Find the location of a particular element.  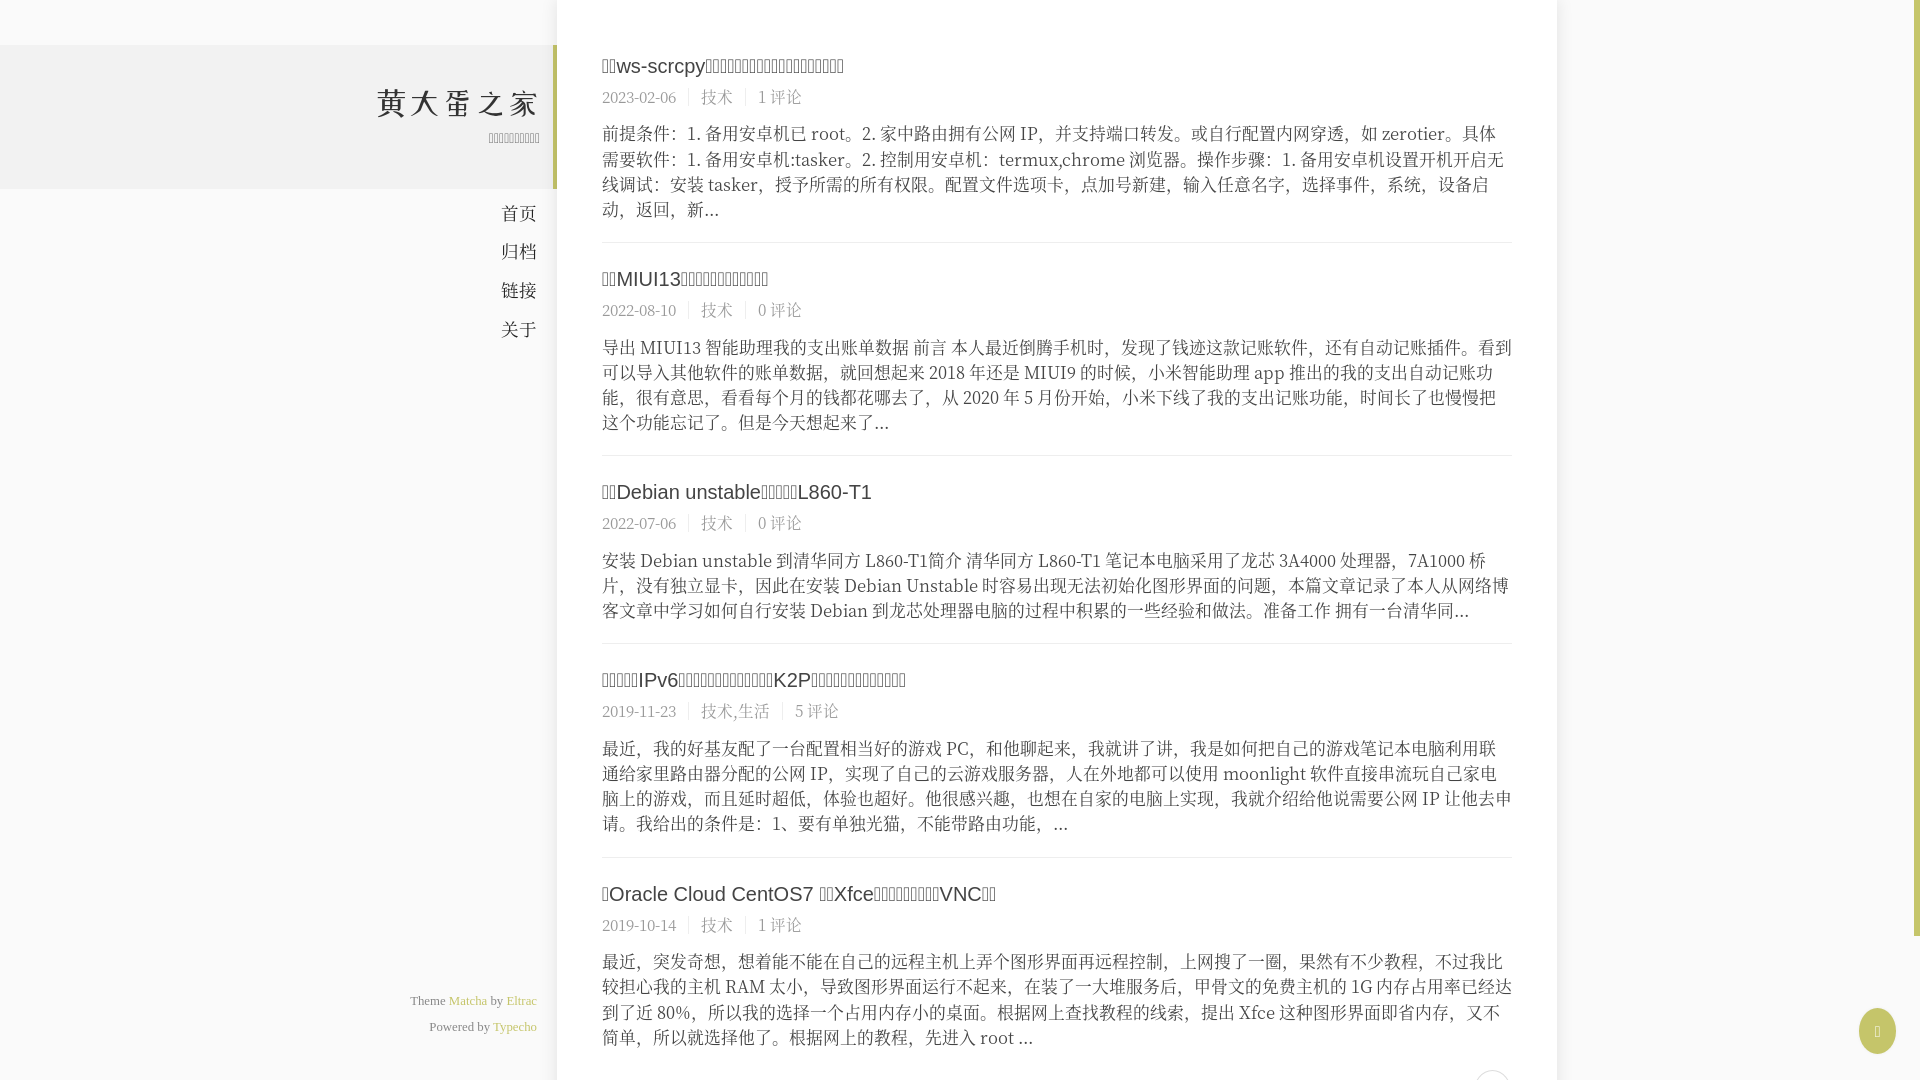

'Matcha' is located at coordinates (467, 1001).